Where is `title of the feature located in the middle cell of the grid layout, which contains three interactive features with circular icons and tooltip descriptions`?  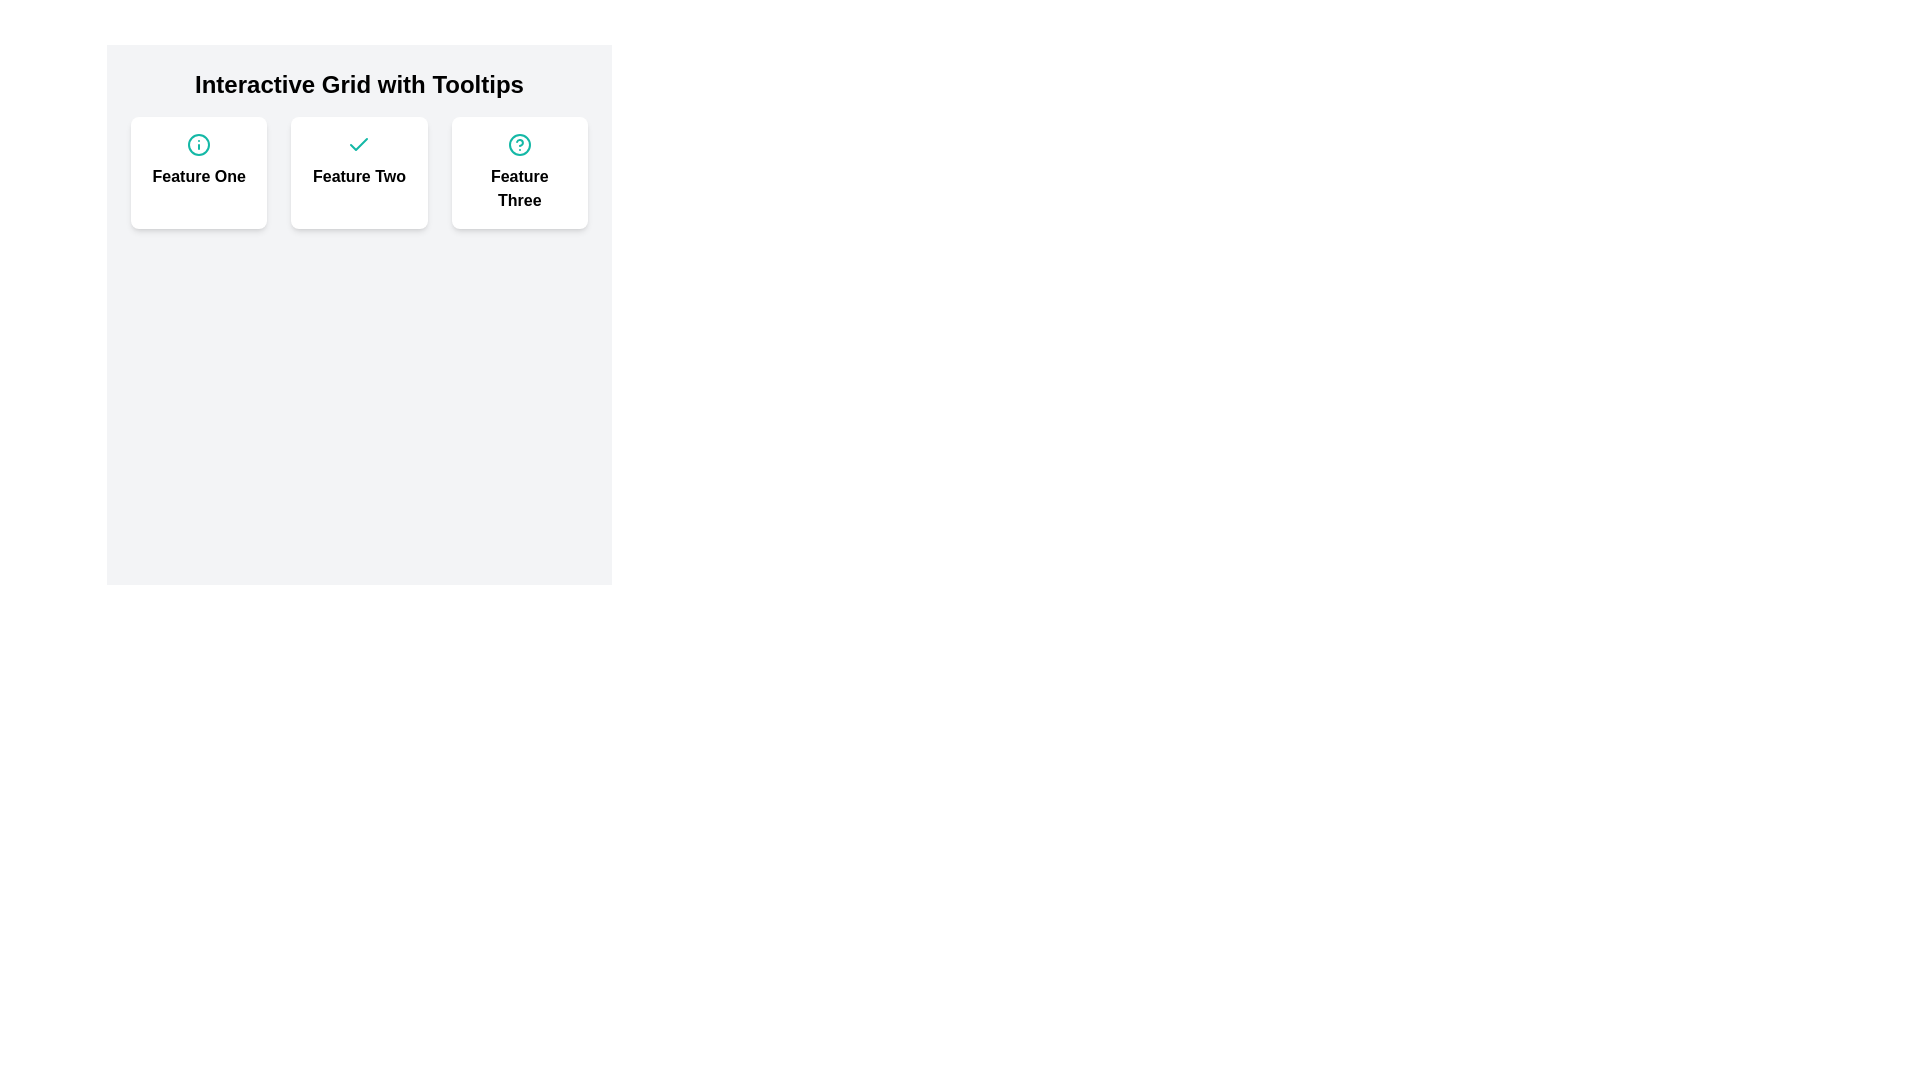
title of the feature located in the middle cell of the grid layout, which contains three interactive features with circular icons and tooltip descriptions is located at coordinates (359, 172).